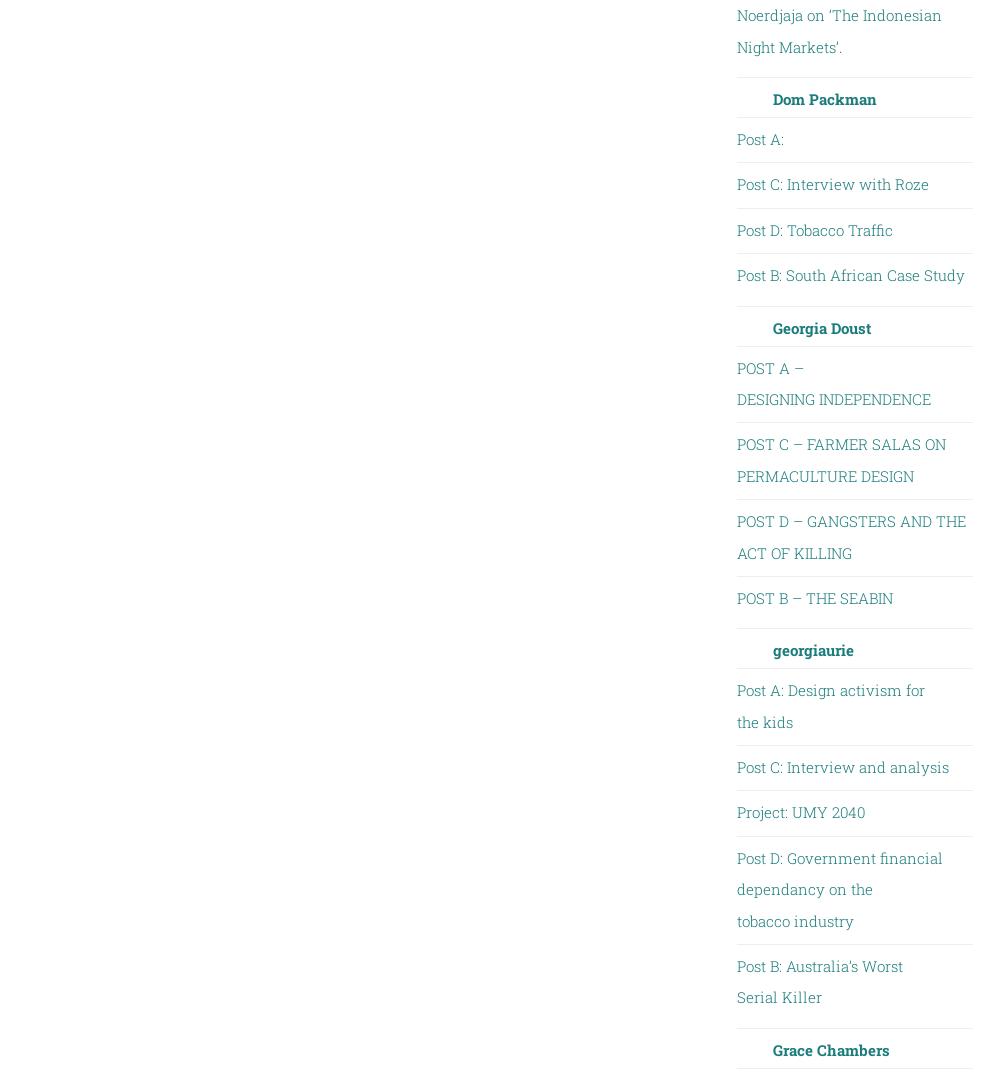  I want to click on 'POST C – FARMER SALAS ON PERMACULTURE DESIGN', so click(839, 459).